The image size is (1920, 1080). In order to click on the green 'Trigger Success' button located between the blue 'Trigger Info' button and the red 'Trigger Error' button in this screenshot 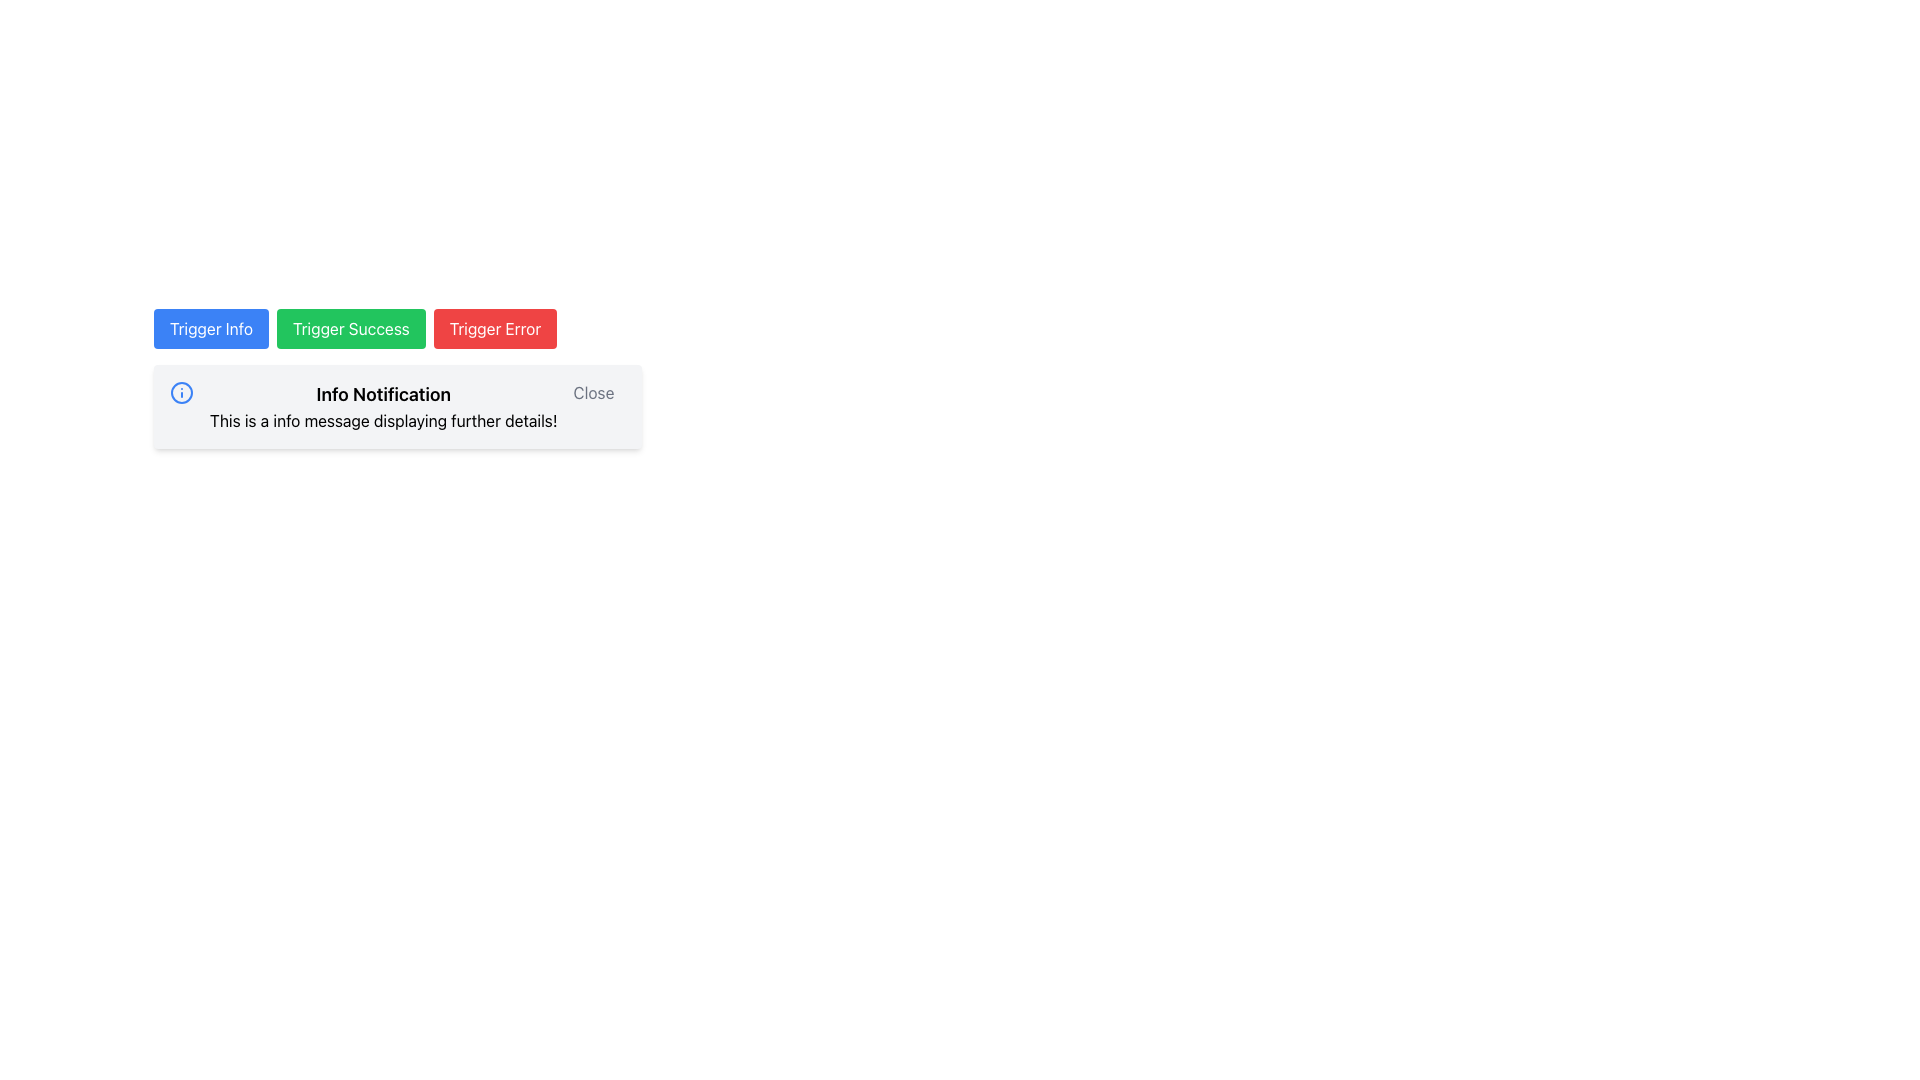, I will do `click(351, 327)`.